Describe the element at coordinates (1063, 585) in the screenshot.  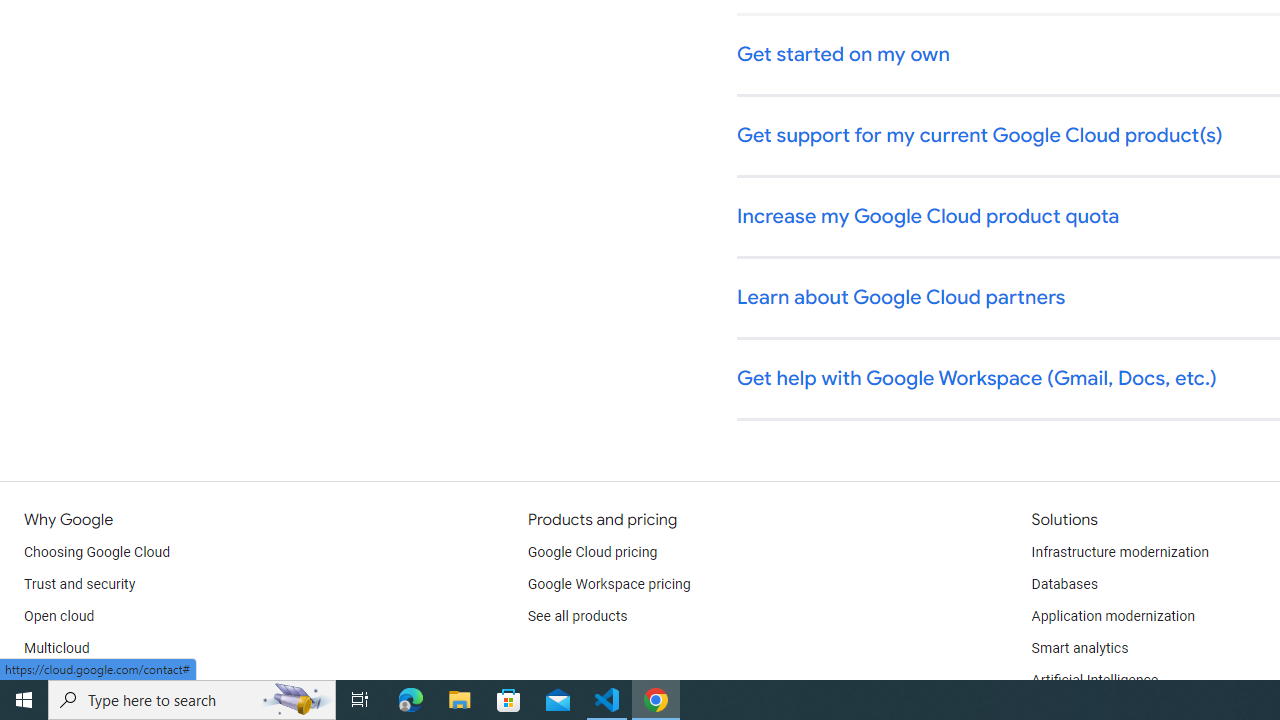
I see `'Databases'` at that location.